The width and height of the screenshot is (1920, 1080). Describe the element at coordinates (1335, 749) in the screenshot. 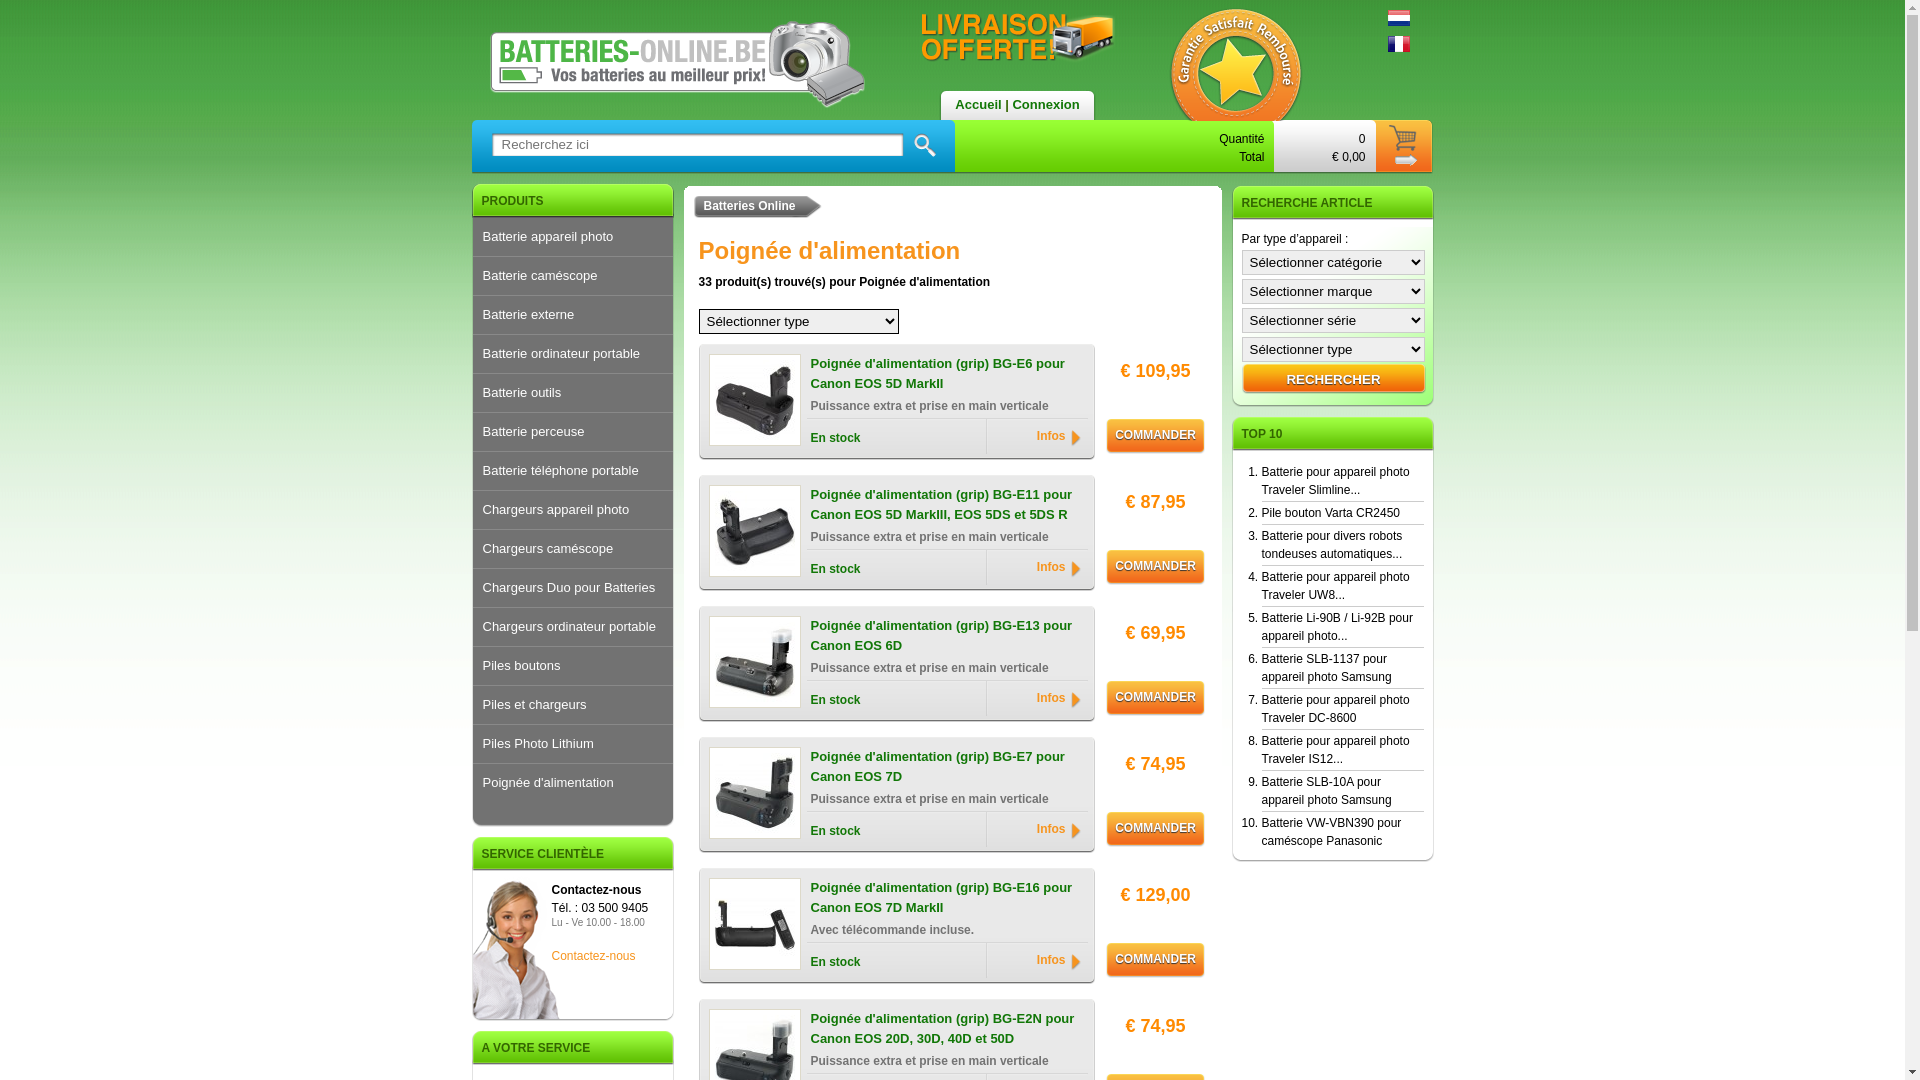

I see `'Batterie pour appareil photo Traveler IS12...'` at that location.